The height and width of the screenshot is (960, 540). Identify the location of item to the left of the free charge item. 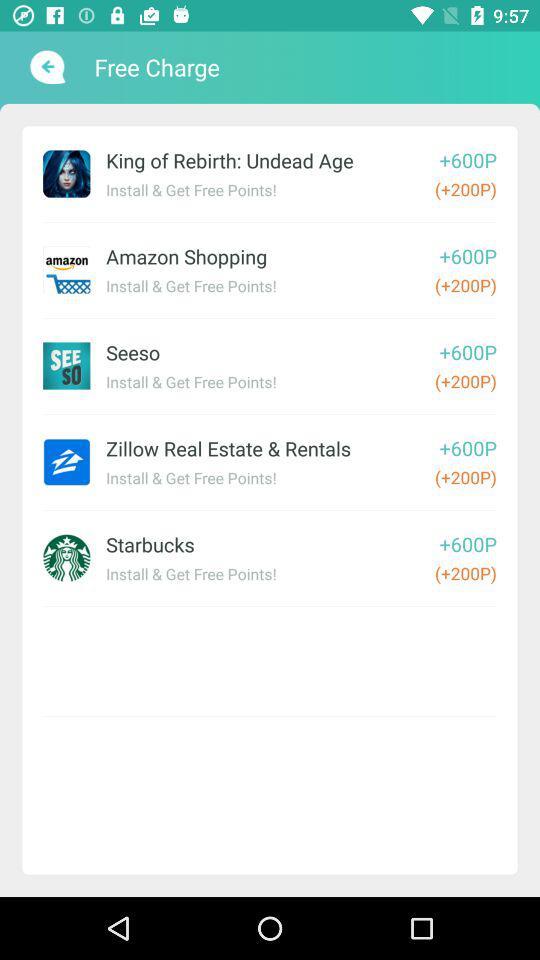
(45, 67).